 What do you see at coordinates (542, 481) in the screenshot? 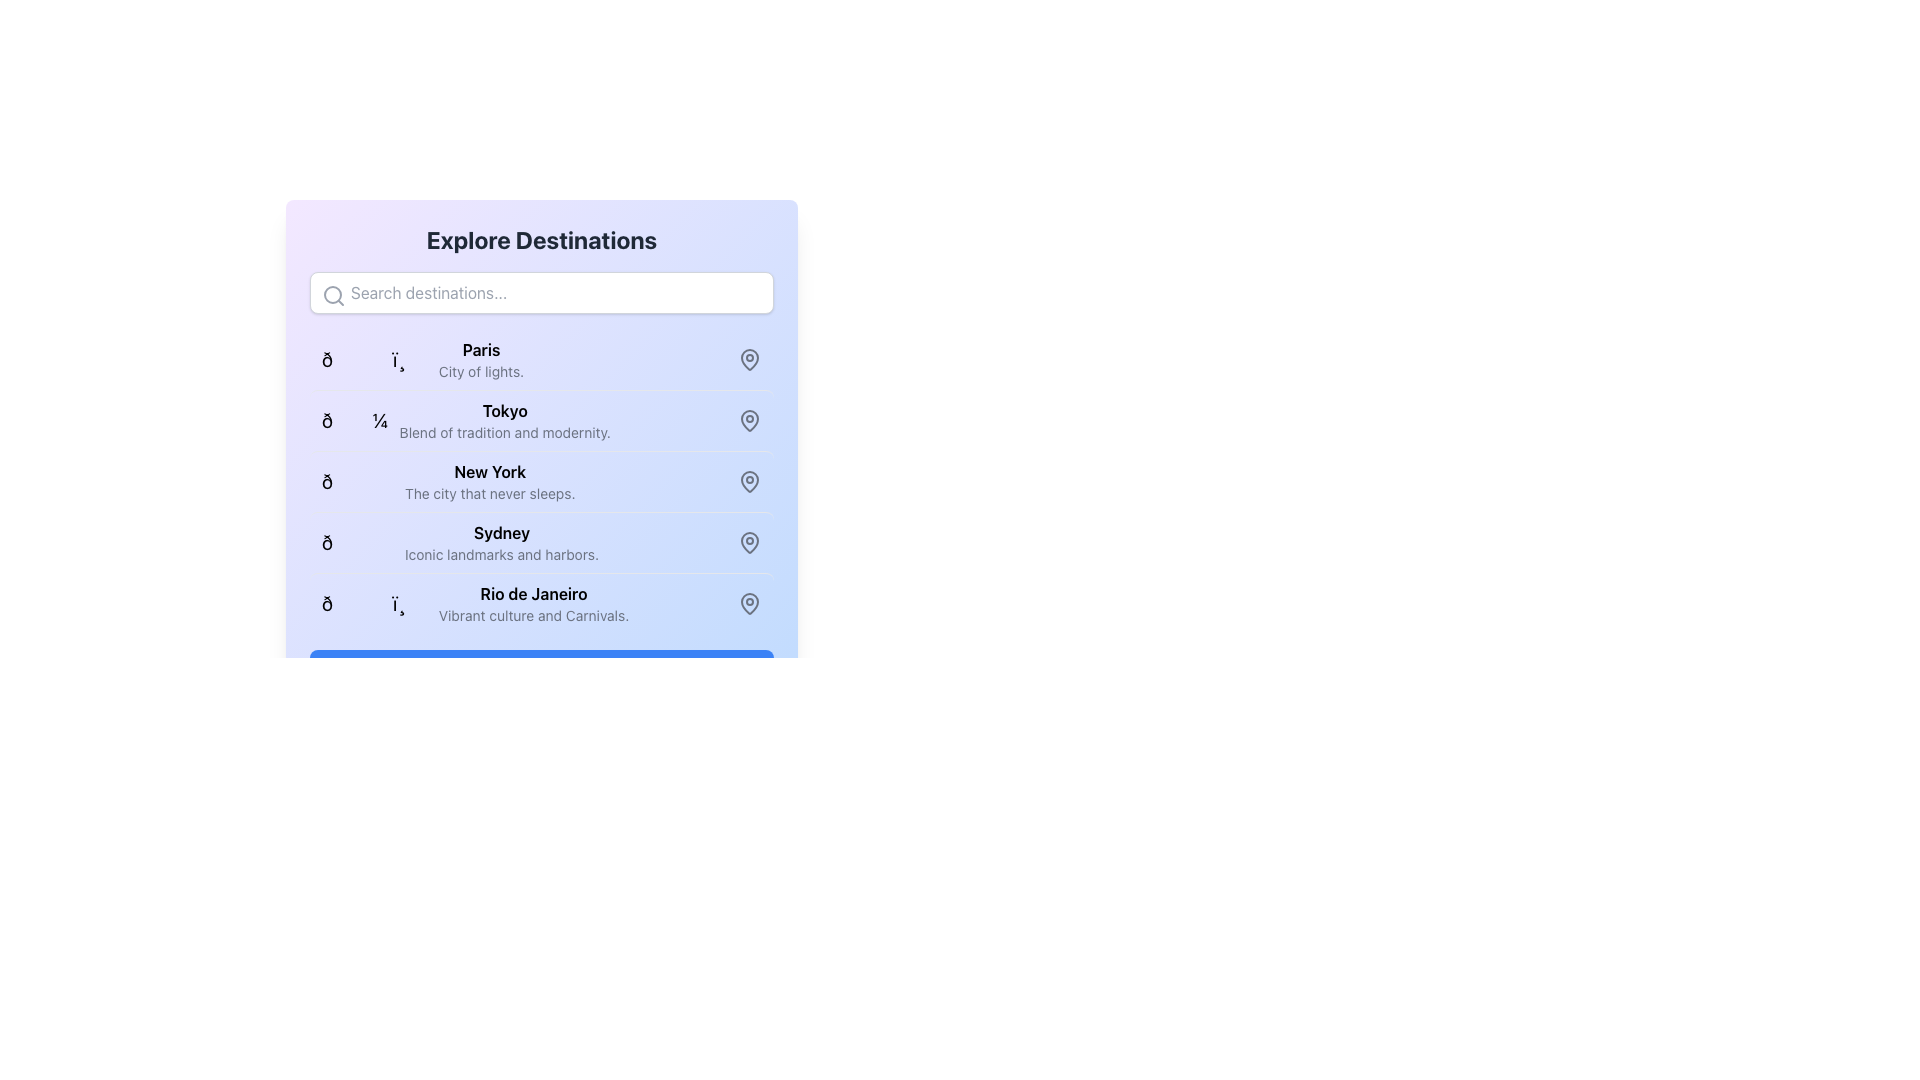
I see `the List Item displaying information about New York, which includes the title 'New York' in bold font and a descriptive subtitle 'The city that never sleeps.'` at bounding box center [542, 481].